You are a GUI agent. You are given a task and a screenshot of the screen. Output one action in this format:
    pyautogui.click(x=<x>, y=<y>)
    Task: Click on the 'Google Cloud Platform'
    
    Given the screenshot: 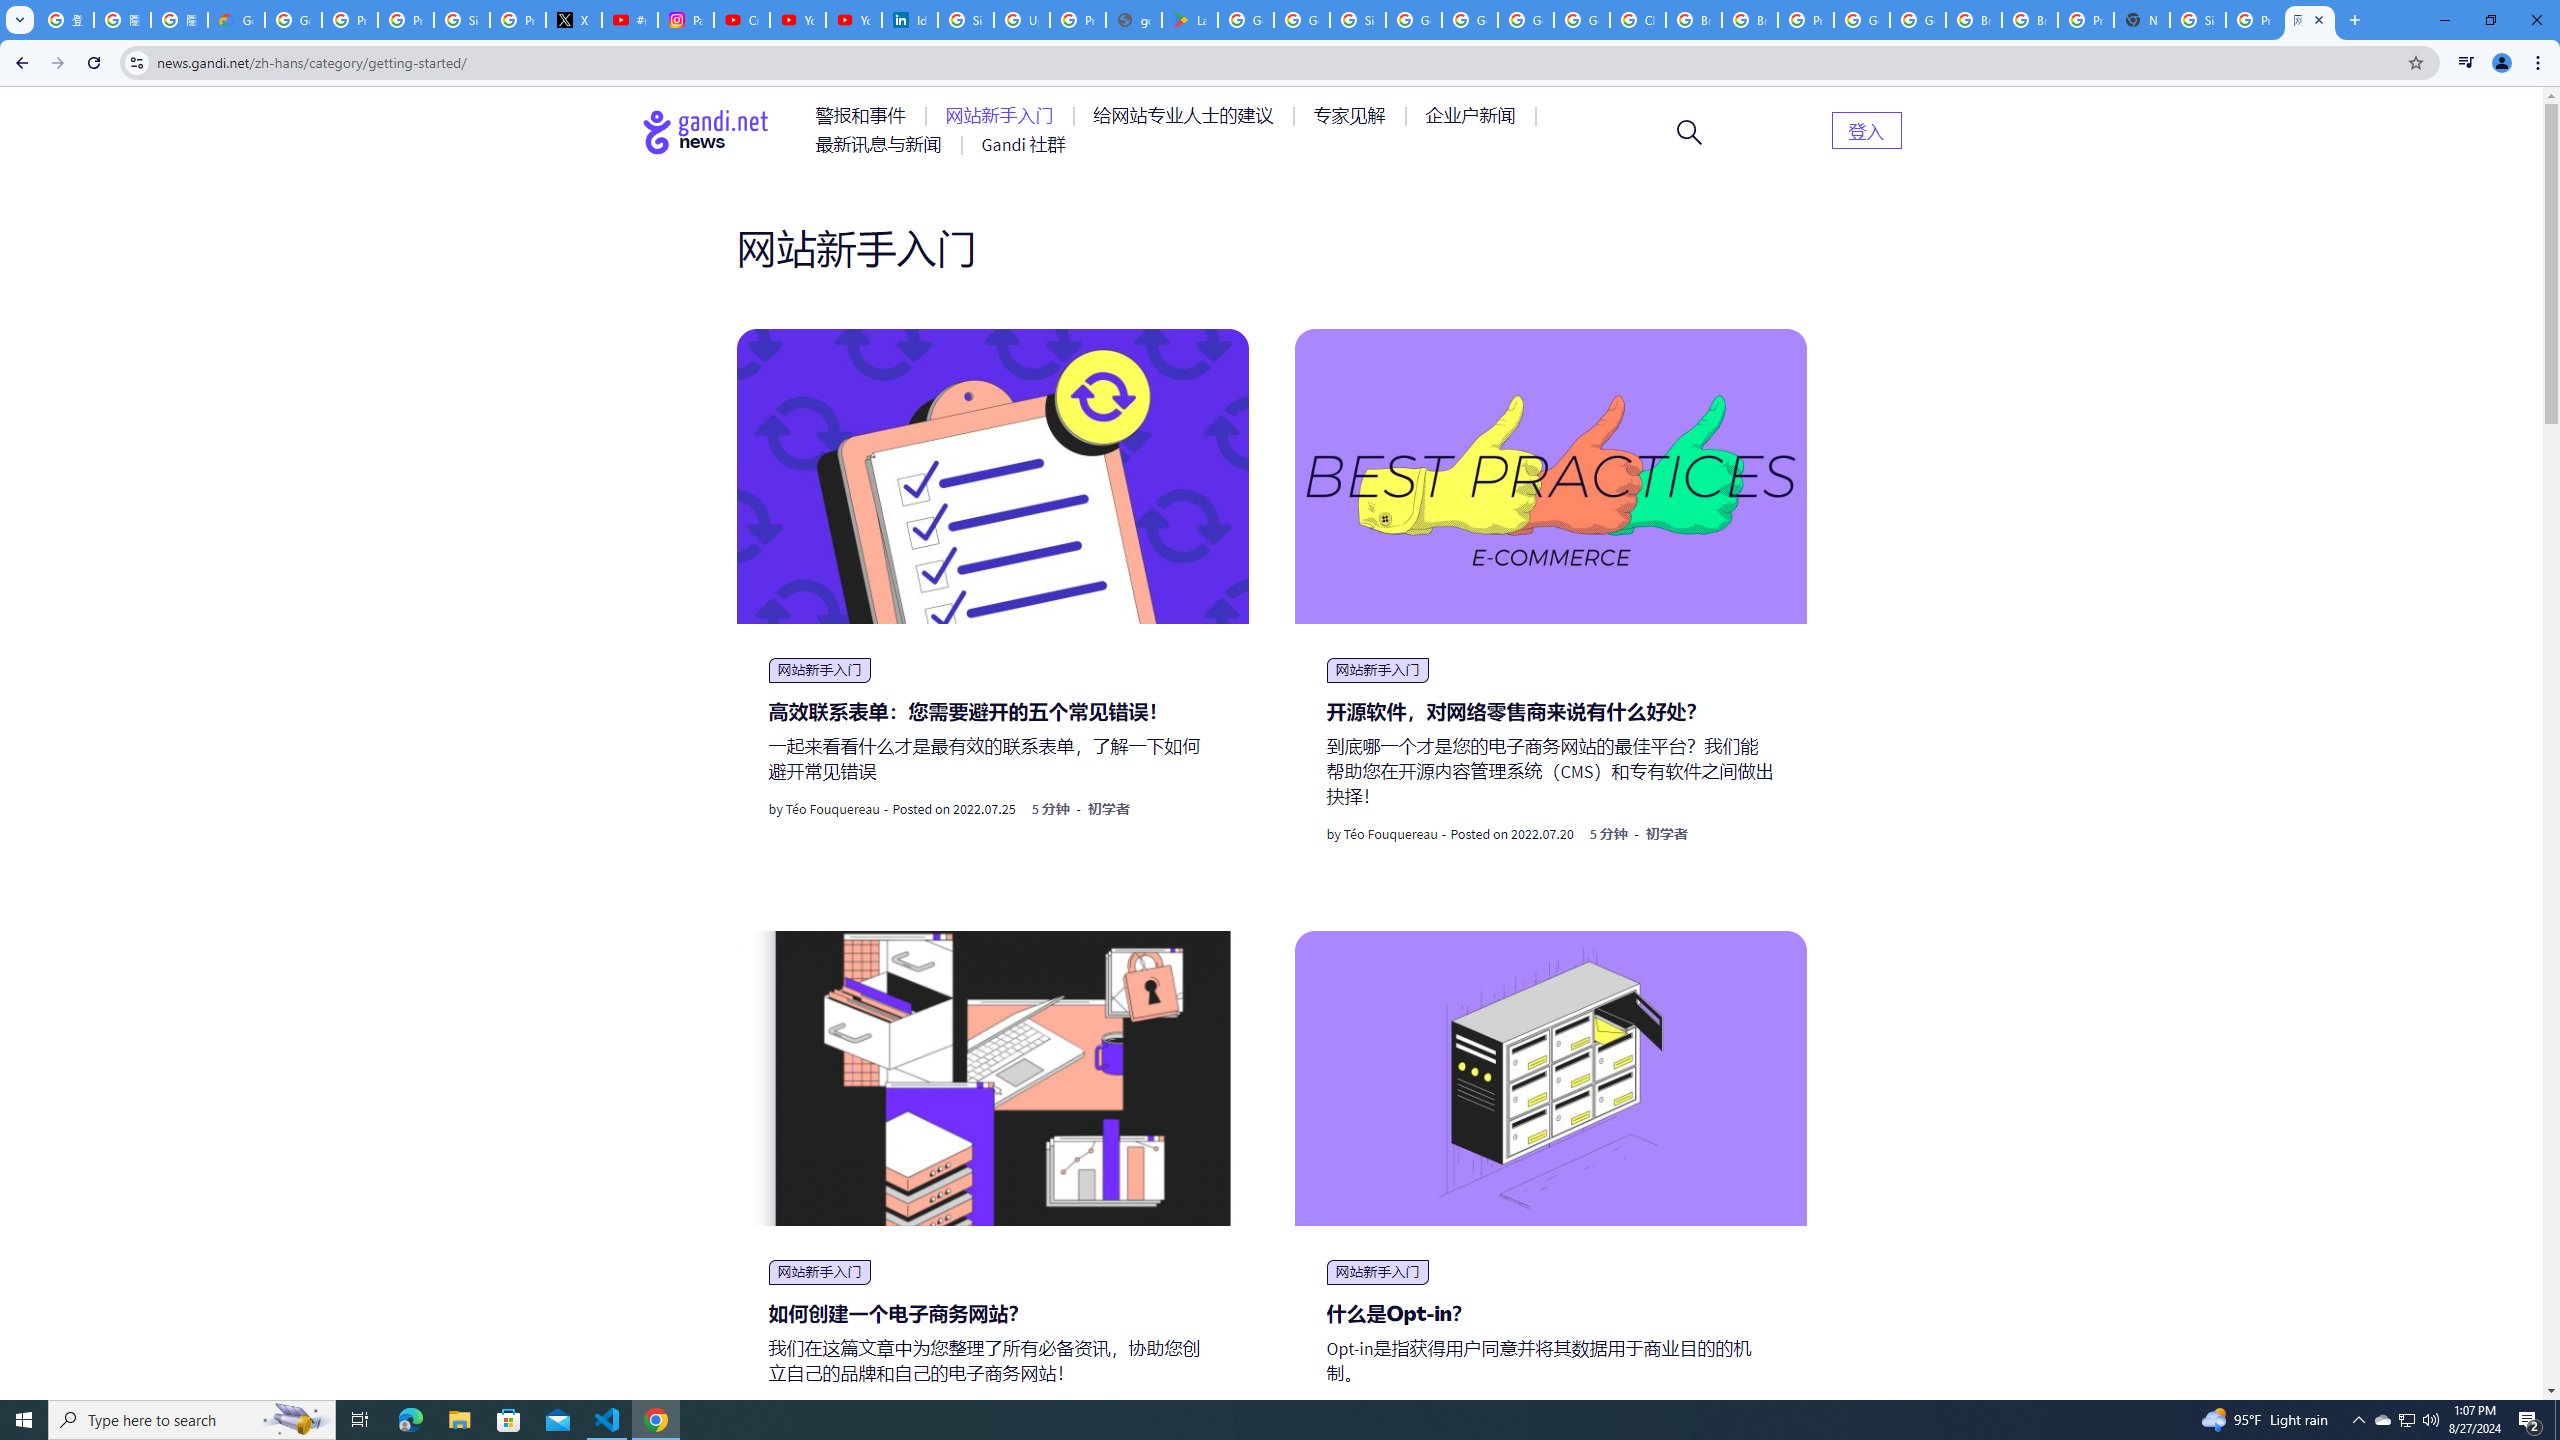 What is the action you would take?
    pyautogui.click(x=1917, y=19)
    